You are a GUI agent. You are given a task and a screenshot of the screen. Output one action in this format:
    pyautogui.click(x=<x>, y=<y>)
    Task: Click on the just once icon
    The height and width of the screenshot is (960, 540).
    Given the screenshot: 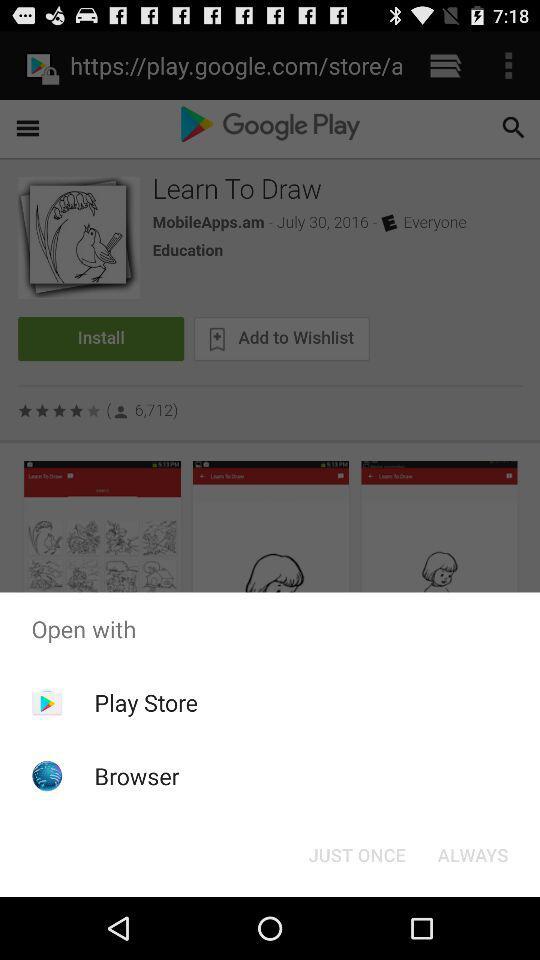 What is the action you would take?
    pyautogui.click(x=356, y=853)
    